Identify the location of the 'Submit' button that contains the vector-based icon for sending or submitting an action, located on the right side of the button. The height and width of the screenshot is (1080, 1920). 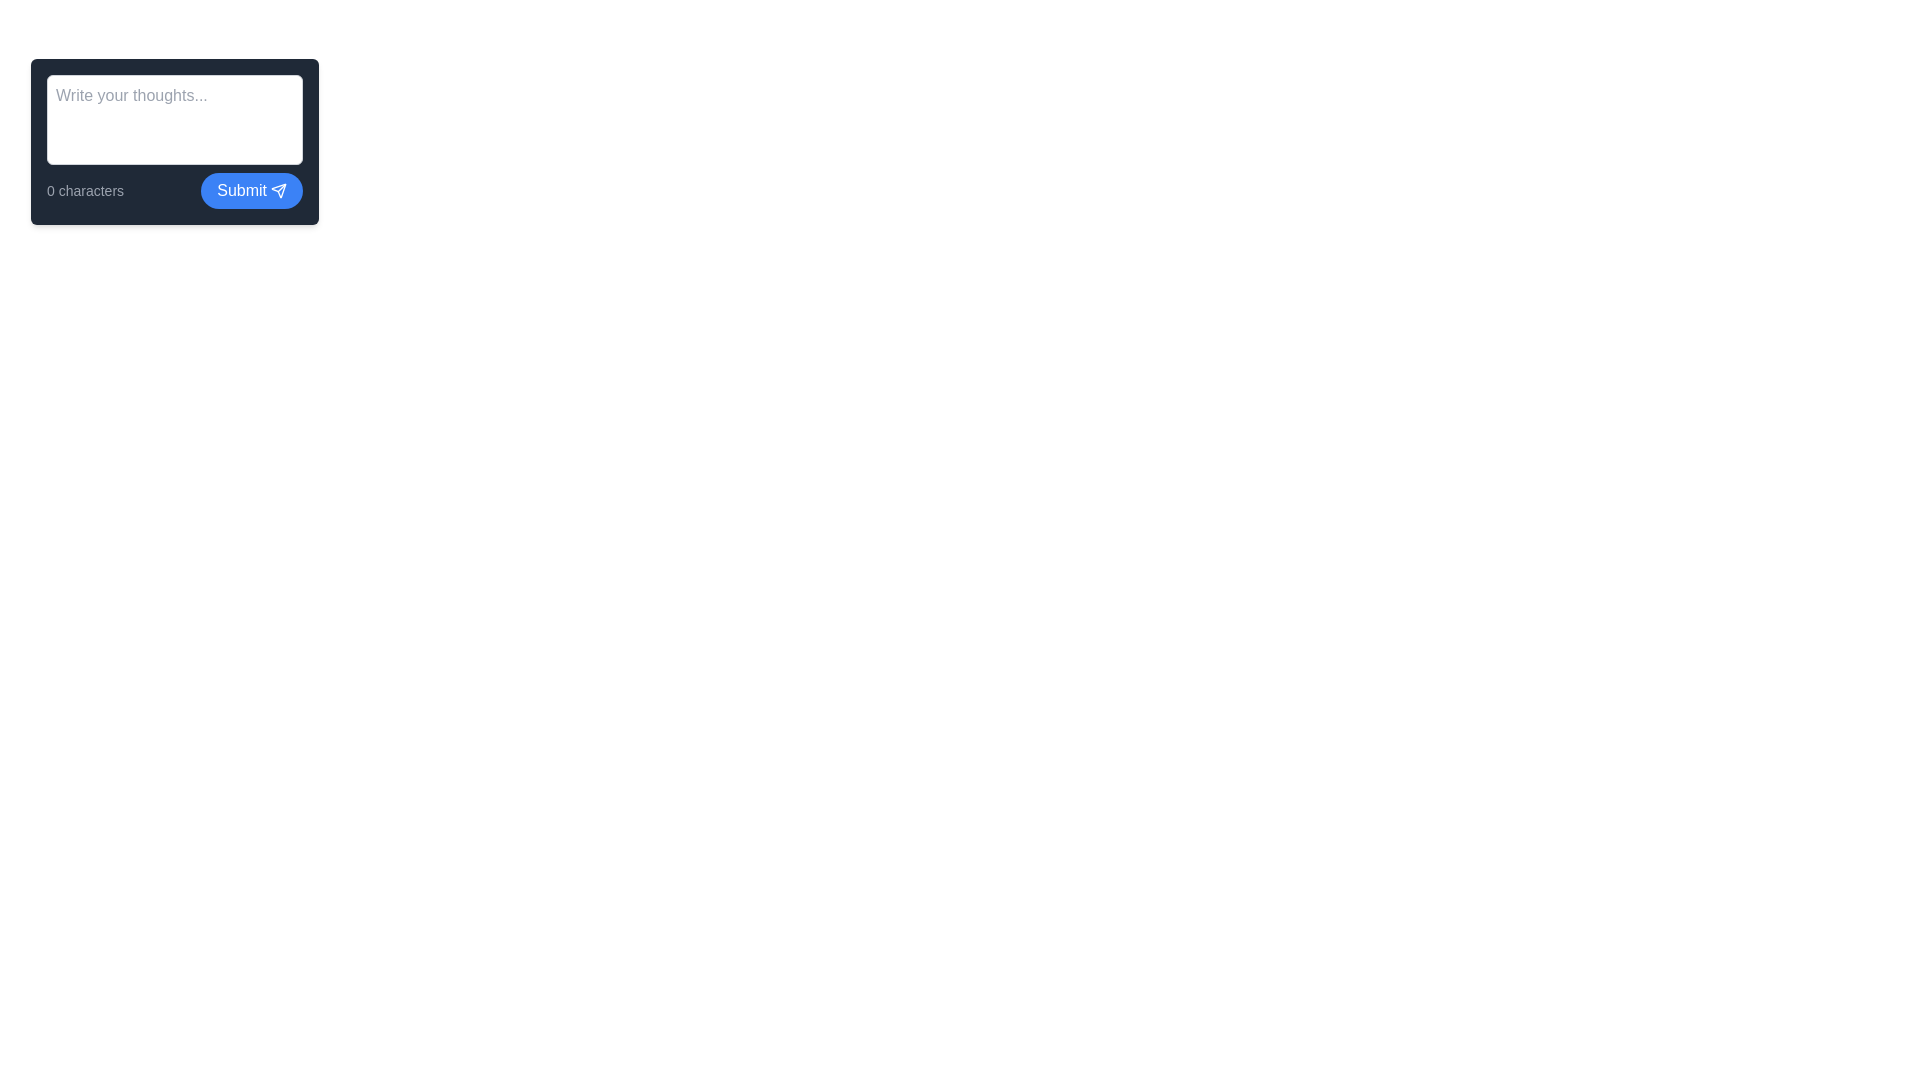
(277, 191).